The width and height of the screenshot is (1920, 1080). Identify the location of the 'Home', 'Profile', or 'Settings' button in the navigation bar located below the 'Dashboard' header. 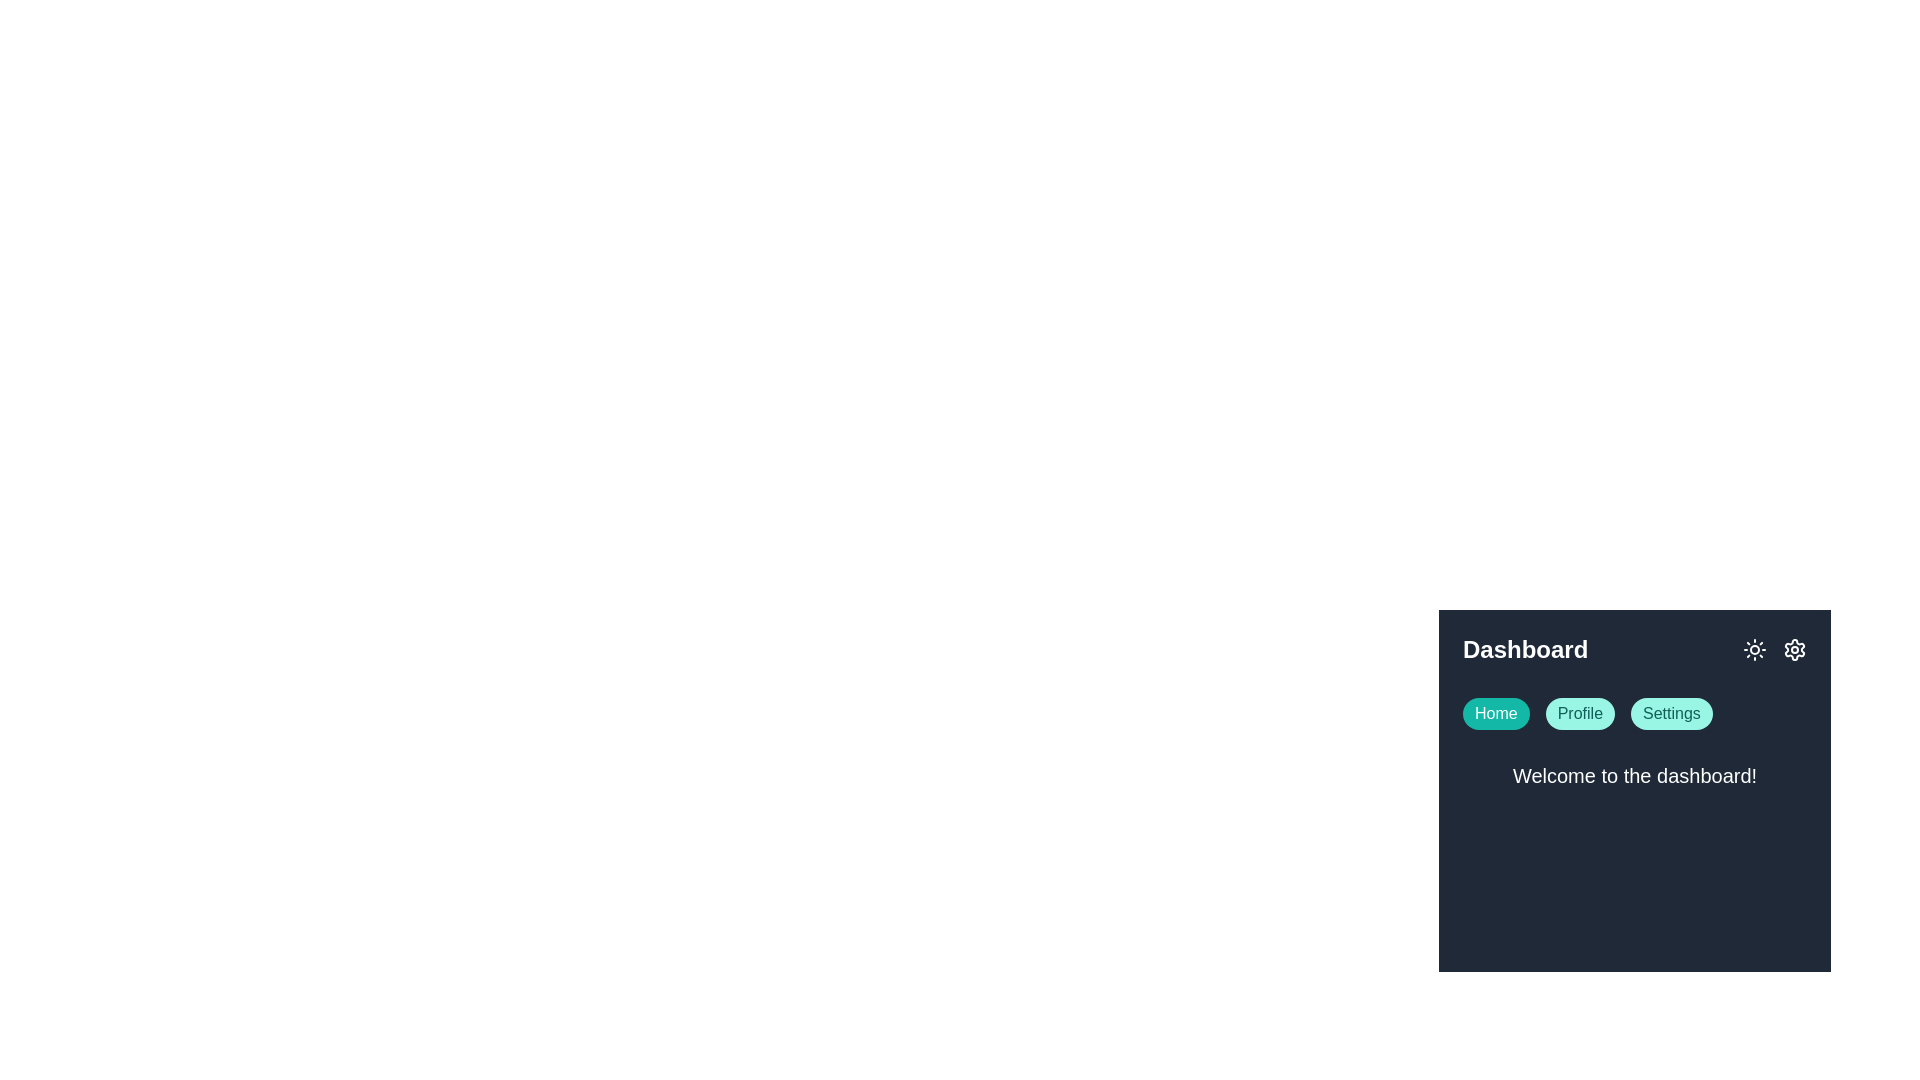
(1635, 712).